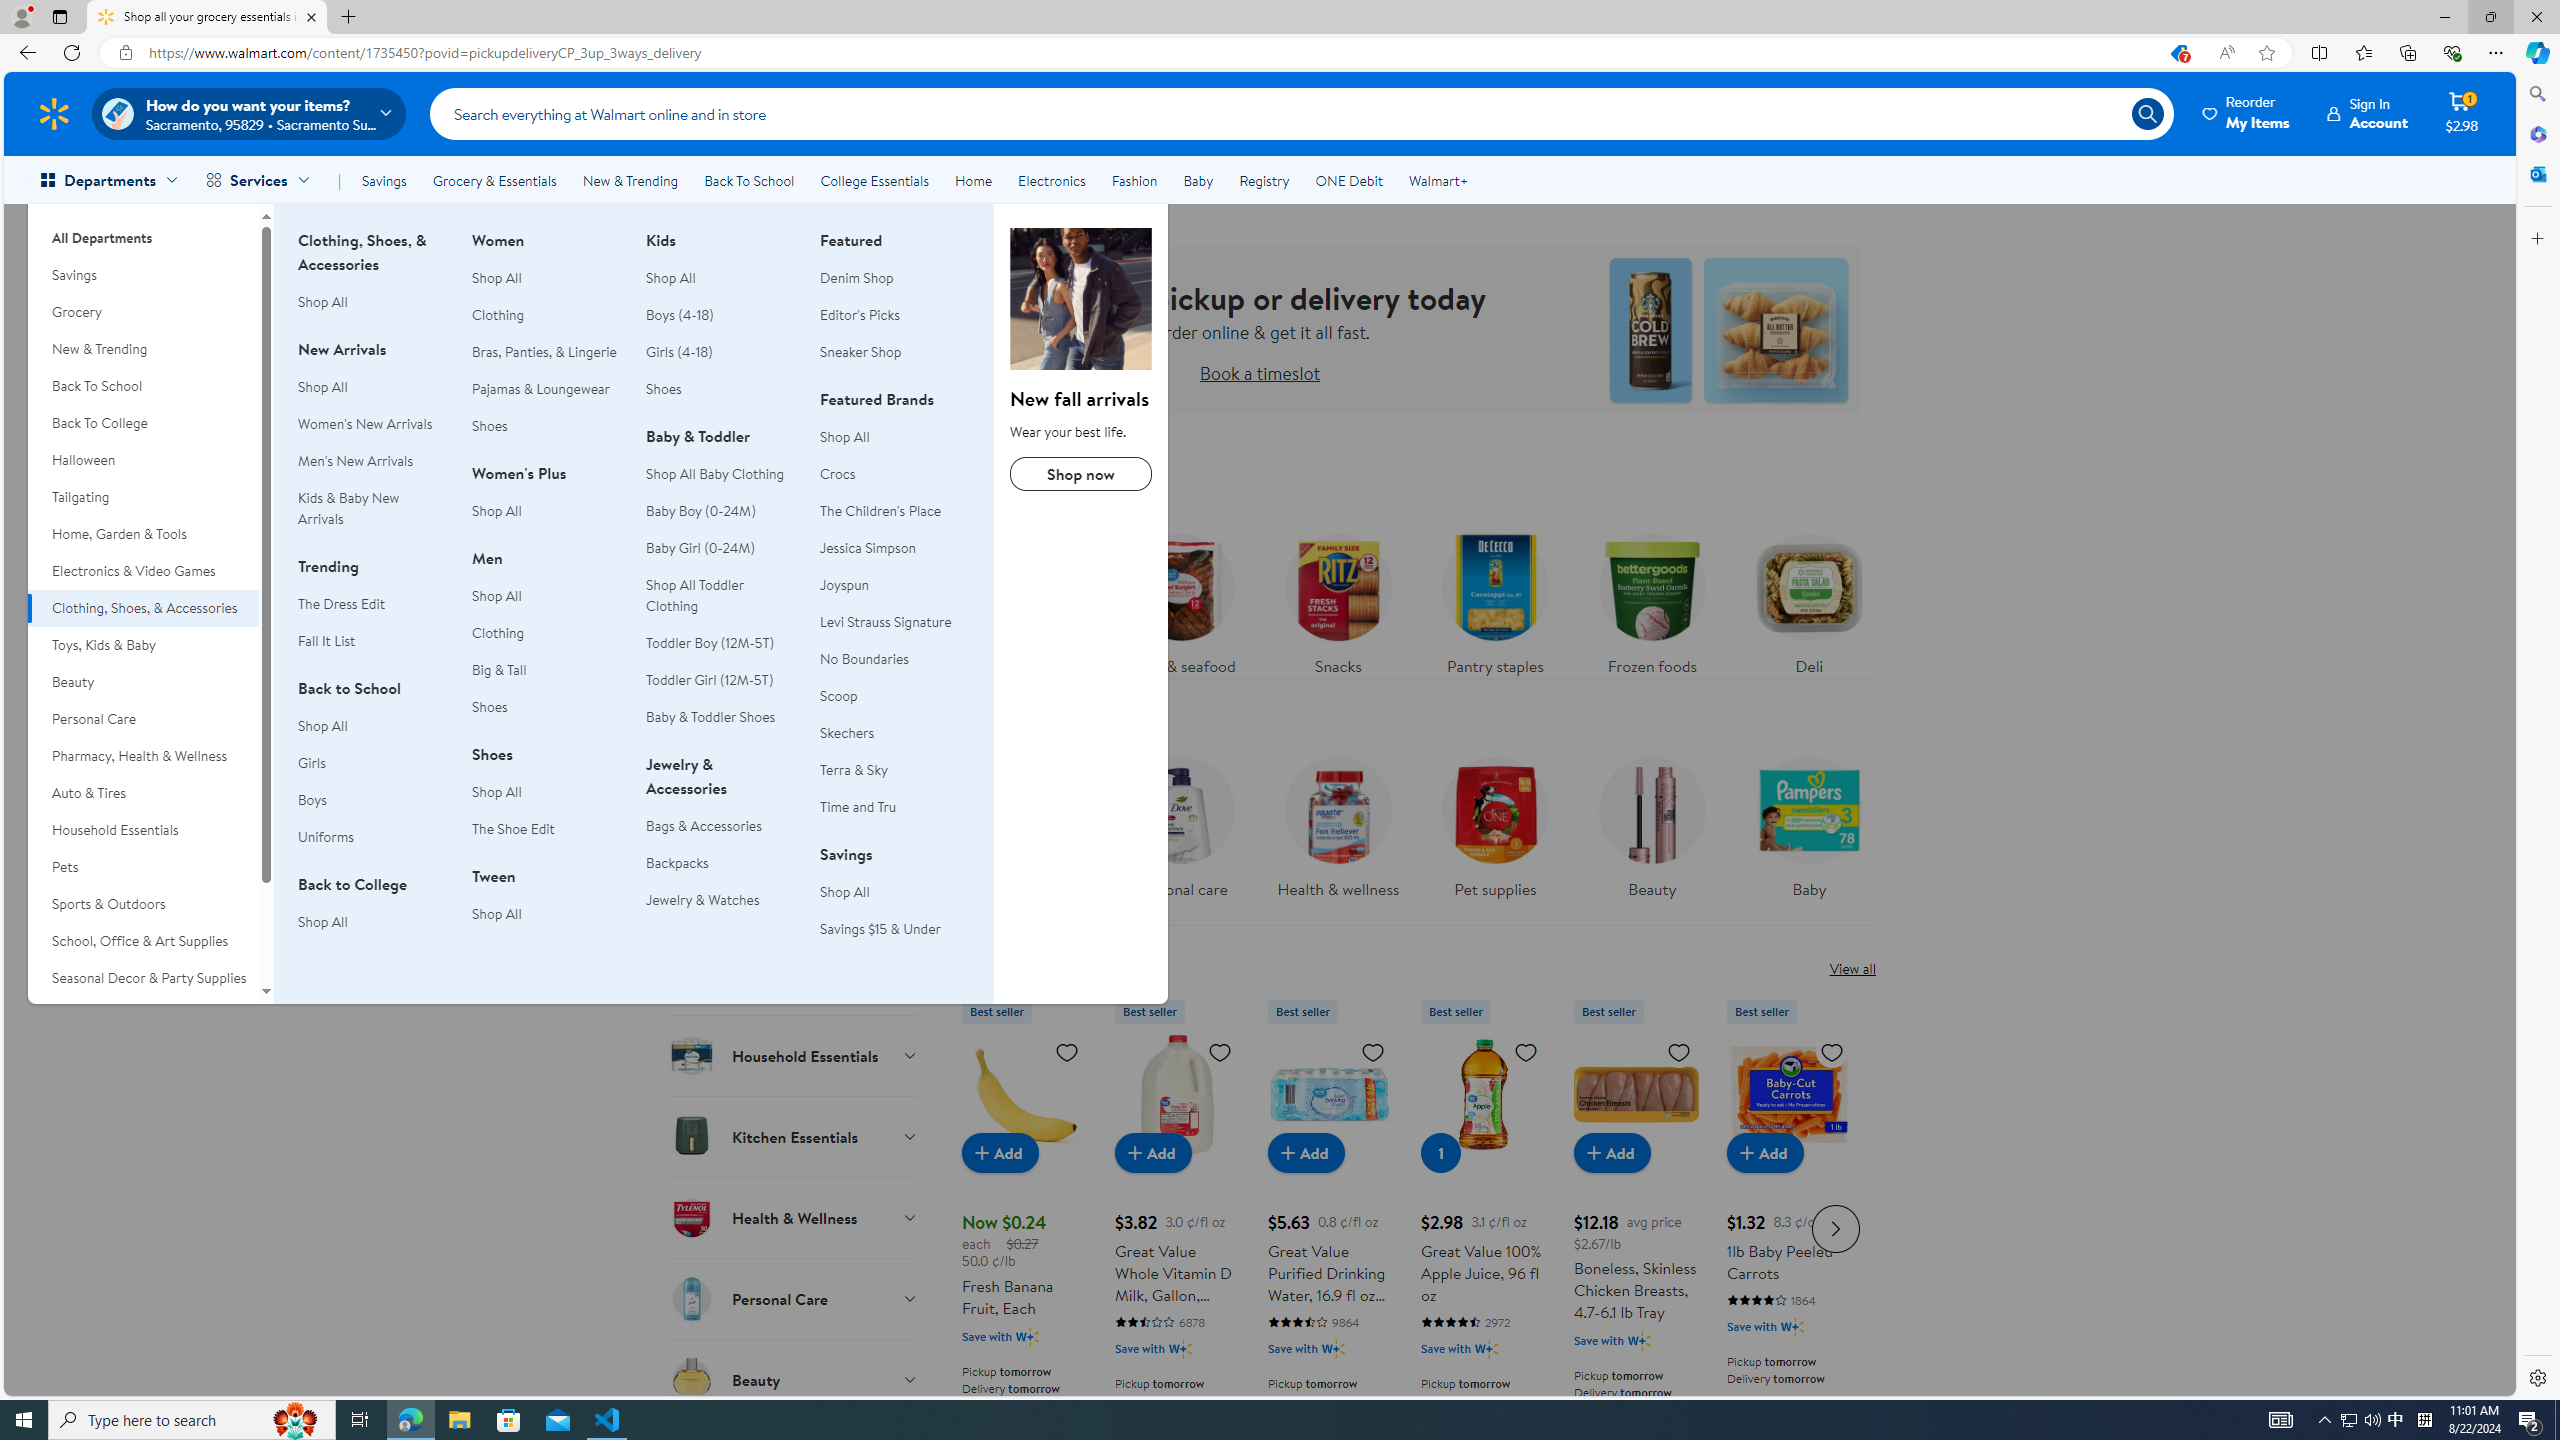  Describe the element at coordinates (1337, 598) in the screenshot. I see `'Snacks'` at that location.